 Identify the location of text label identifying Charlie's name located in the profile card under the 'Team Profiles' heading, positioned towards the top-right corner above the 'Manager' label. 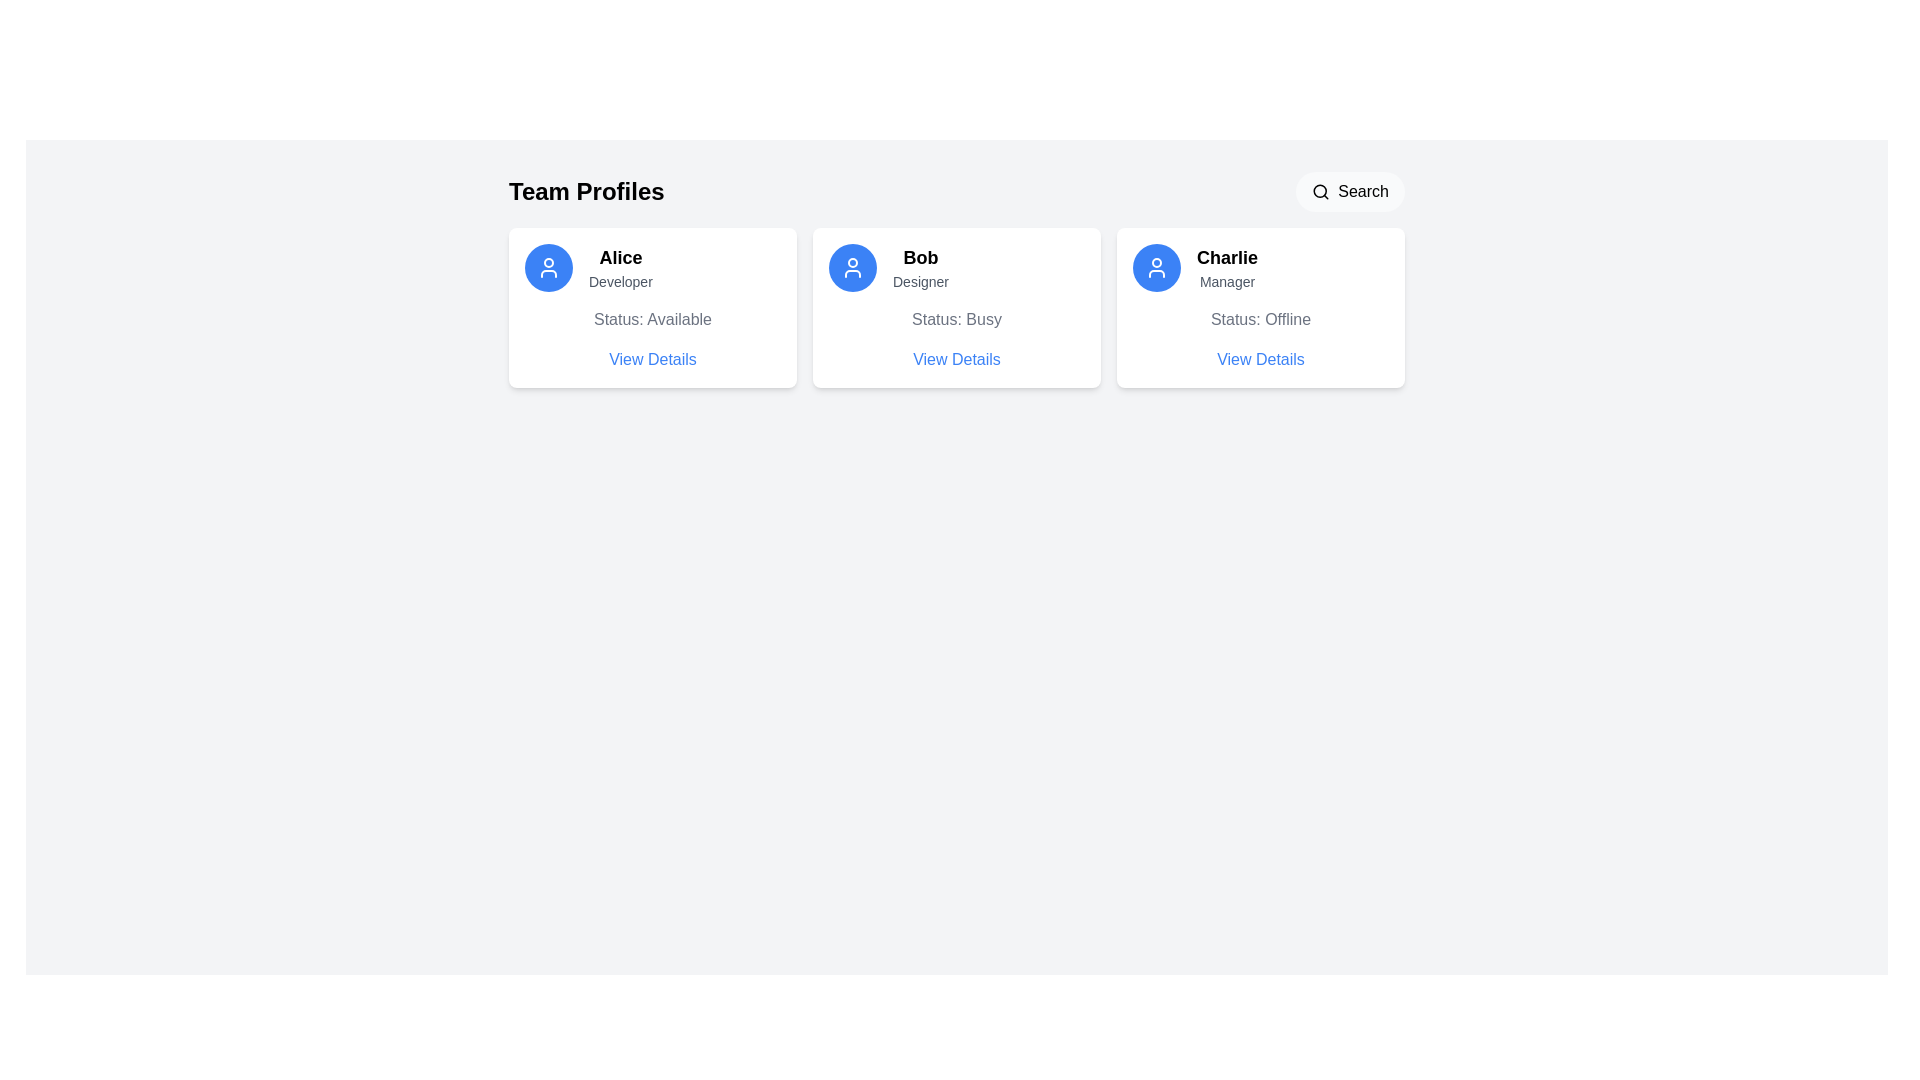
(1226, 257).